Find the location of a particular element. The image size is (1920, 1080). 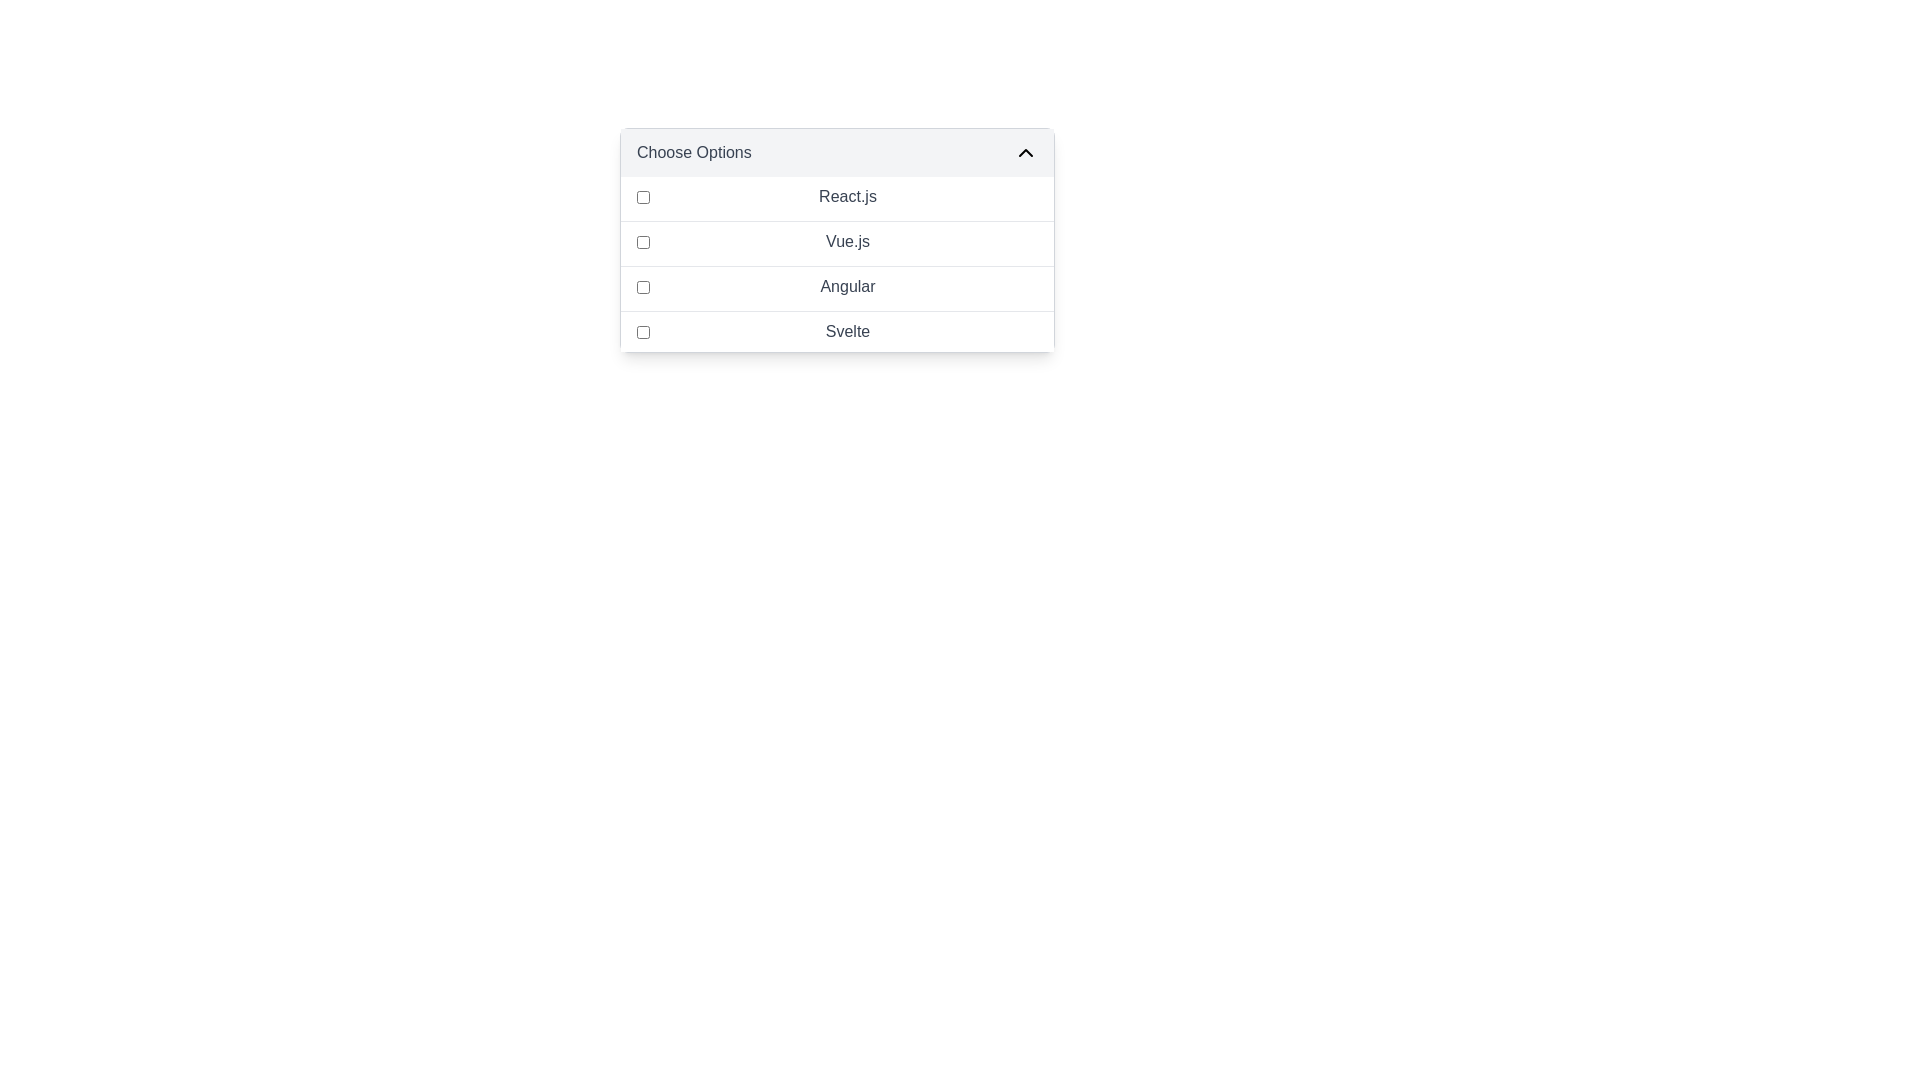

the checkbox for the 'Angular' list item is located at coordinates (837, 286).